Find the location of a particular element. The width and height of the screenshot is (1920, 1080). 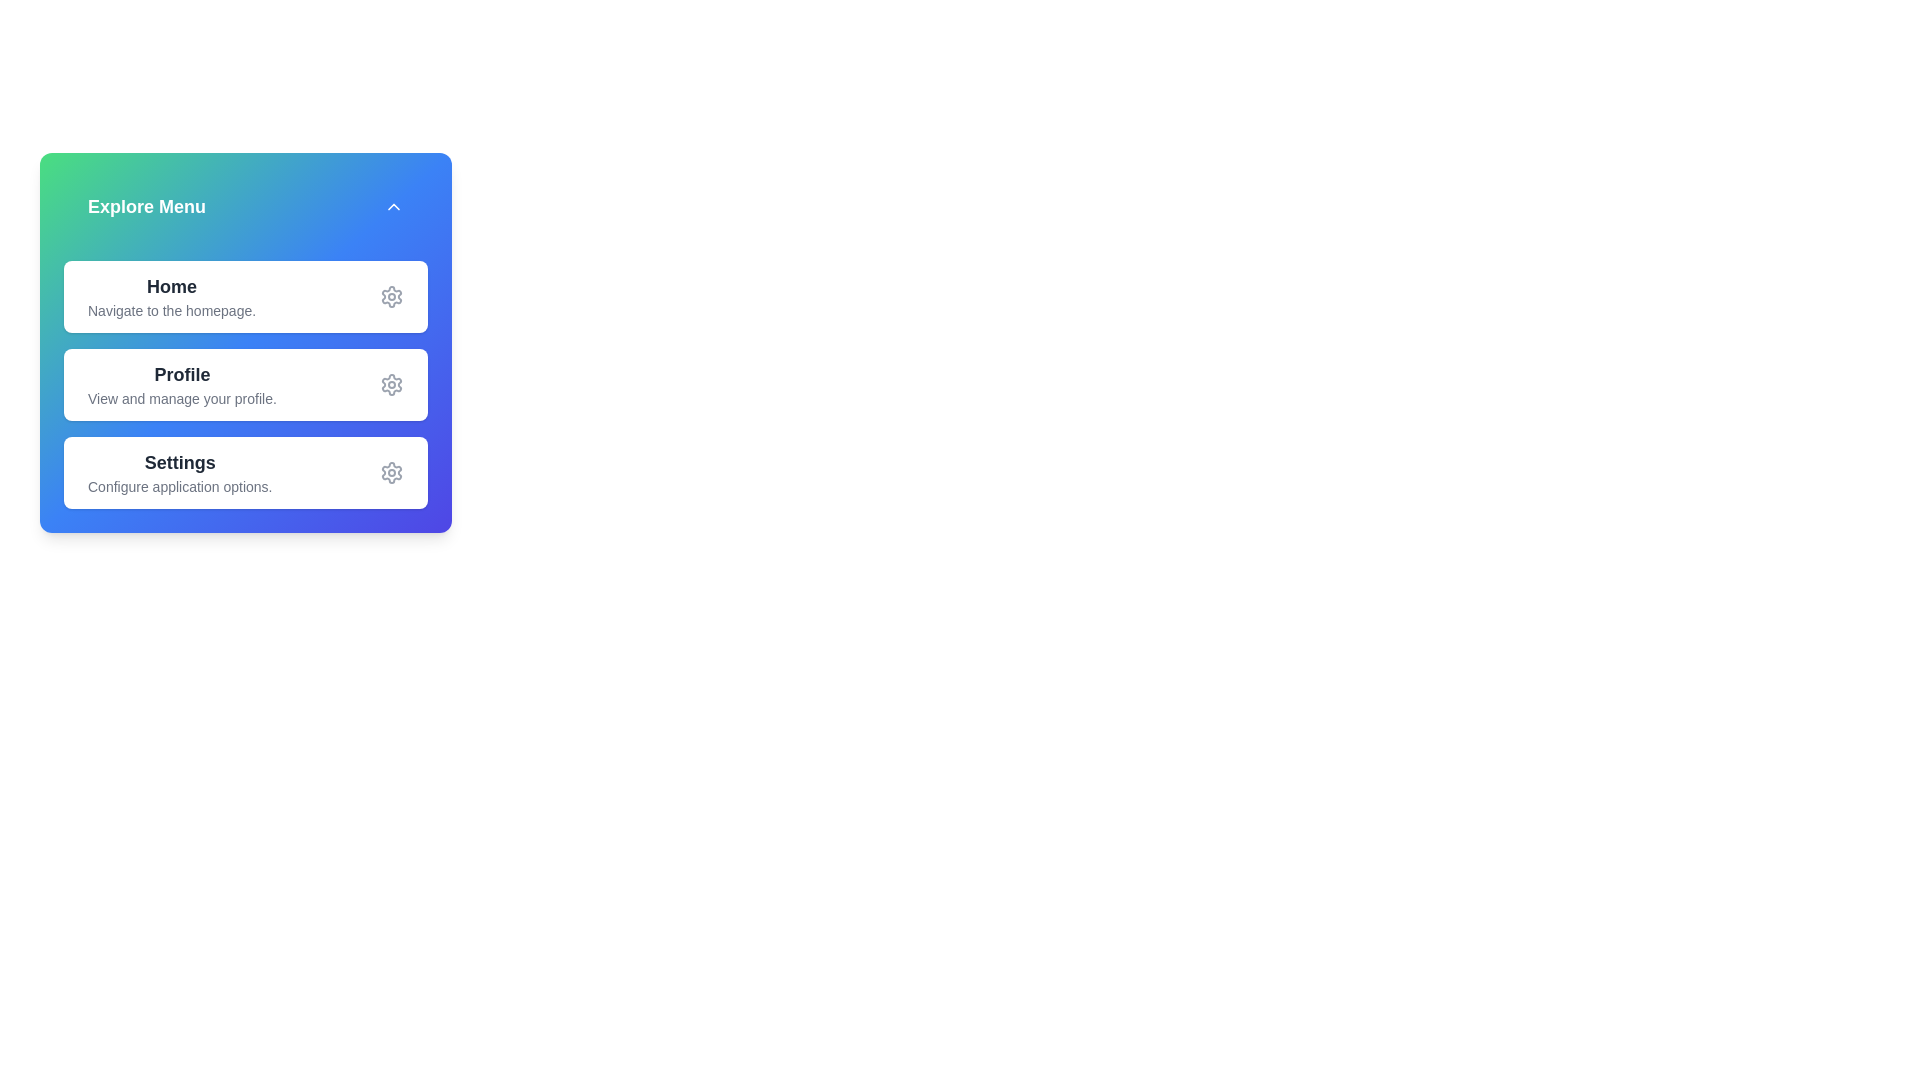

the settings icon for the menu item Settings is located at coordinates (392, 473).